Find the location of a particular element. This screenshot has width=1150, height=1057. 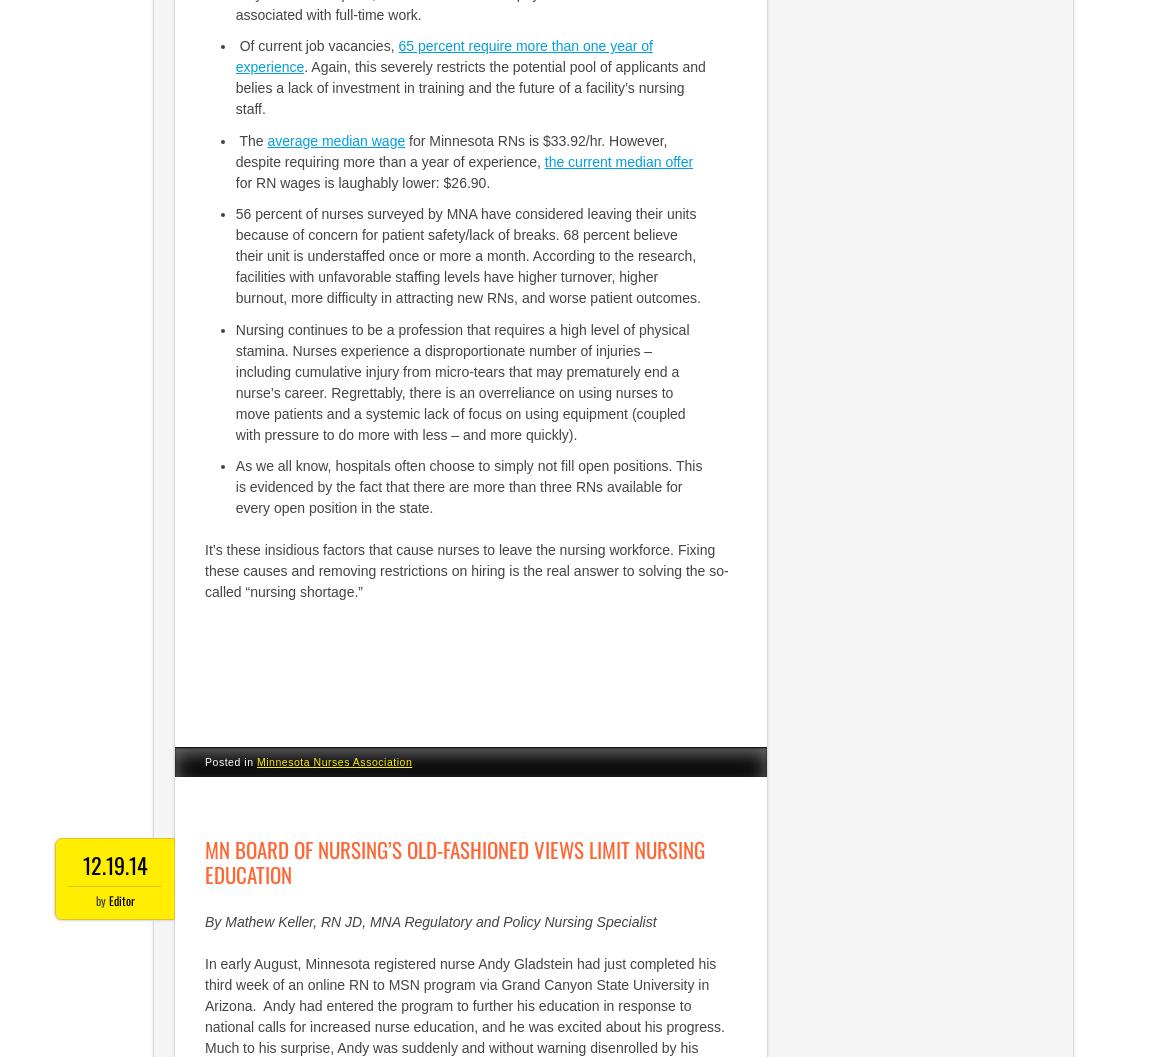

'Editor' is located at coordinates (119, 898).